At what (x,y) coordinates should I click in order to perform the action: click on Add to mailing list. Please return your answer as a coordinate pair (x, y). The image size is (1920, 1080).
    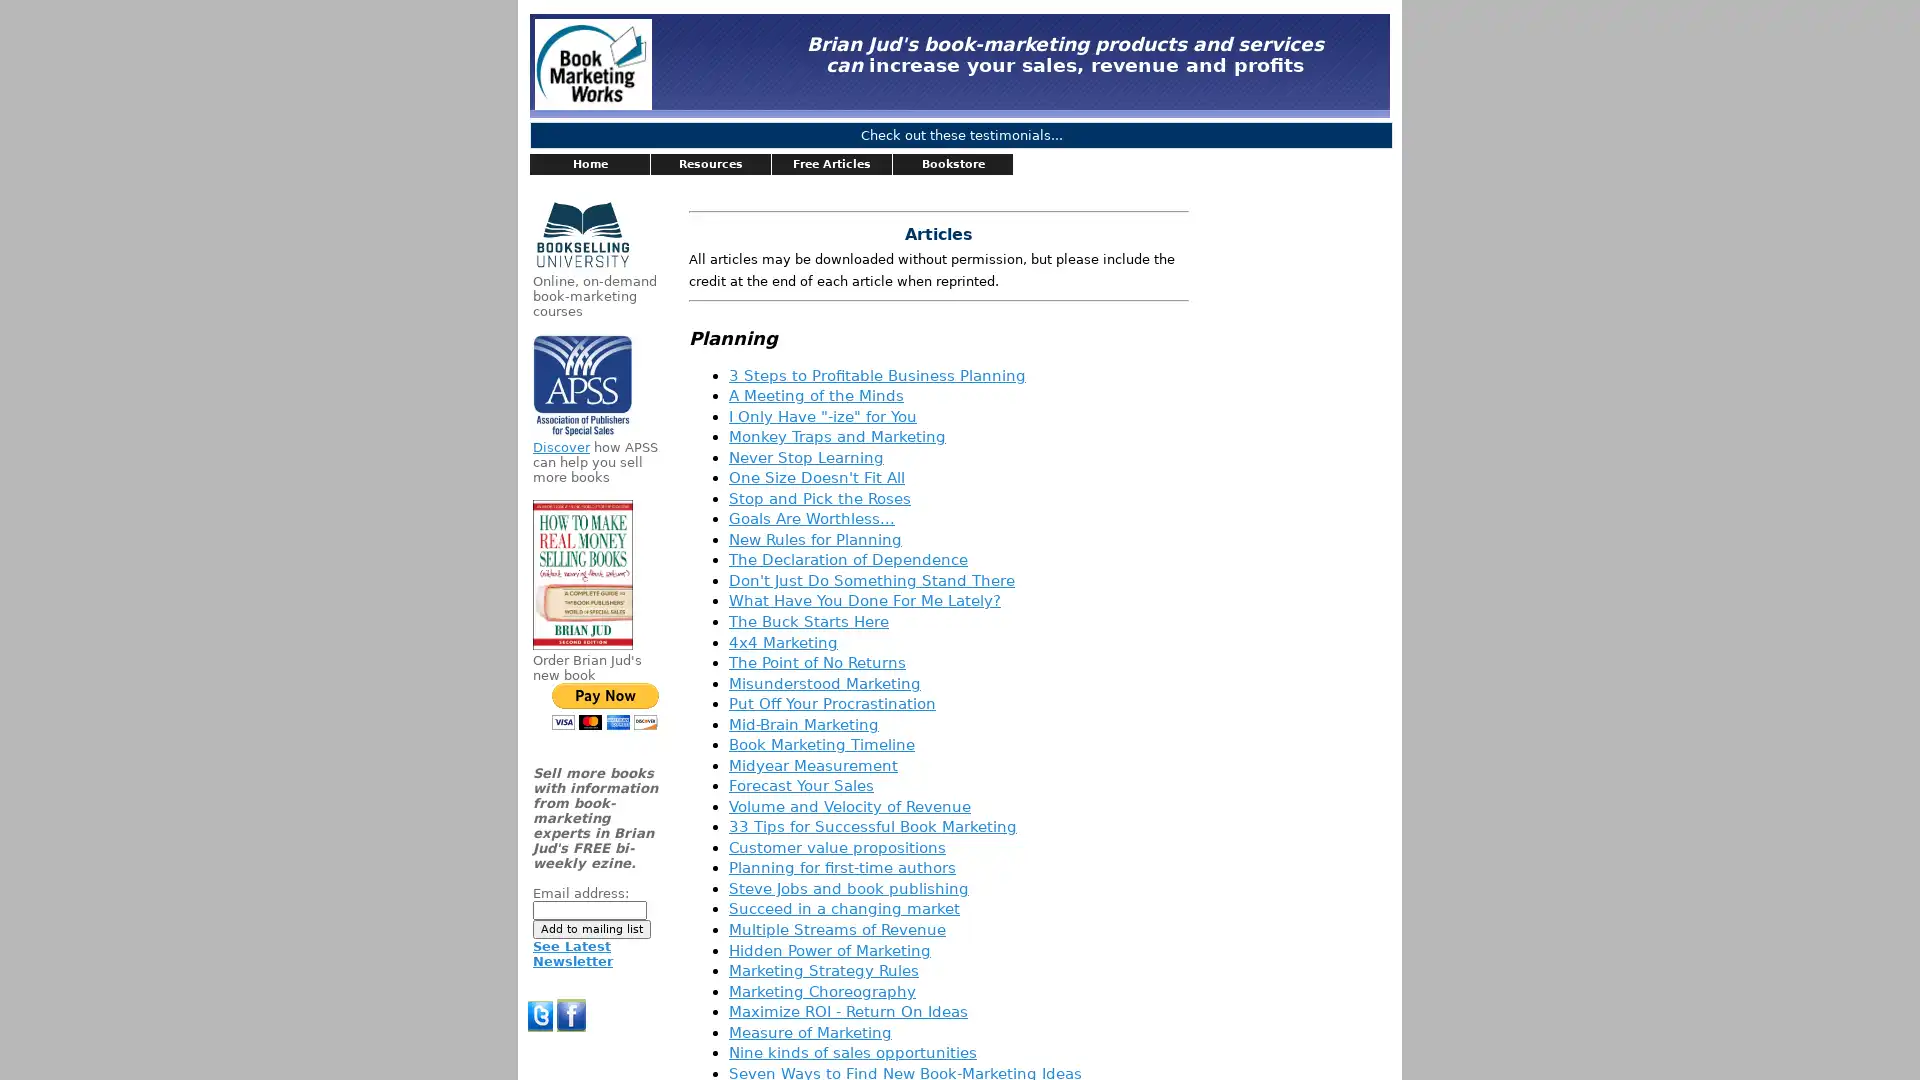
    Looking at the image, I should click on (590, 944).